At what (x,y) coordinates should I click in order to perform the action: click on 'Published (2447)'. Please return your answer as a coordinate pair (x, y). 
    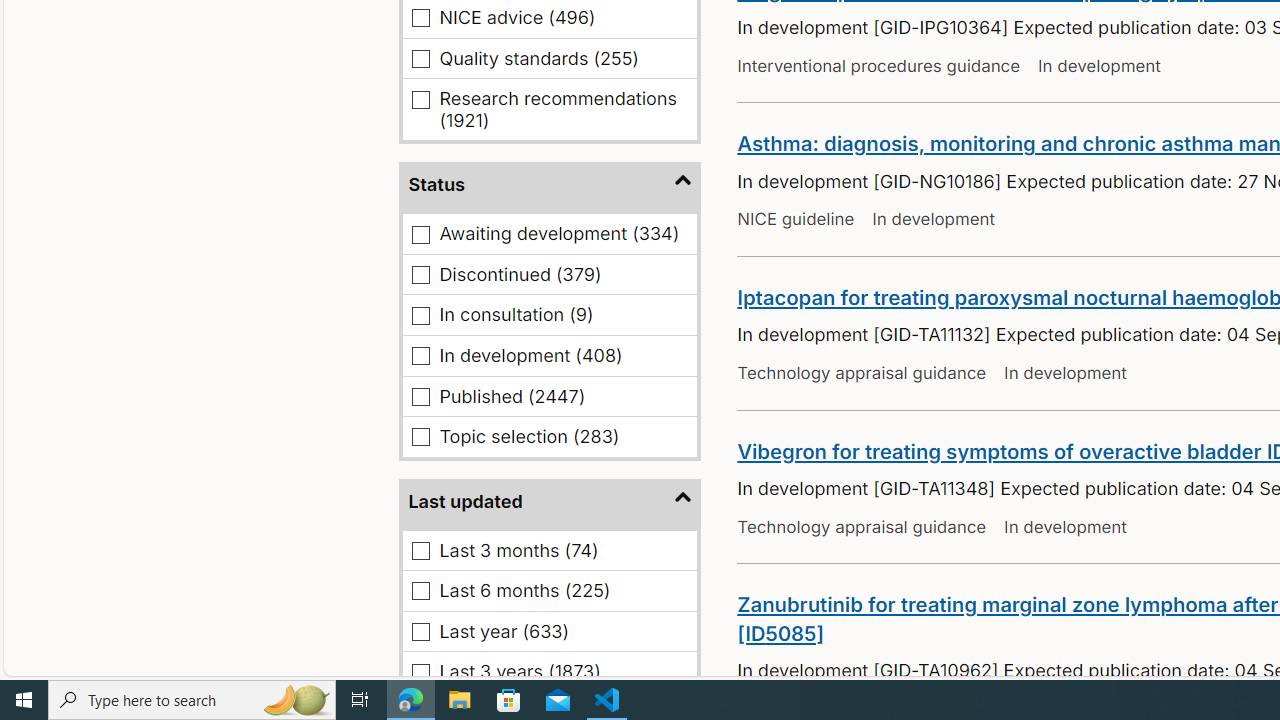
    Looking at the image, I should click on (420, 396).